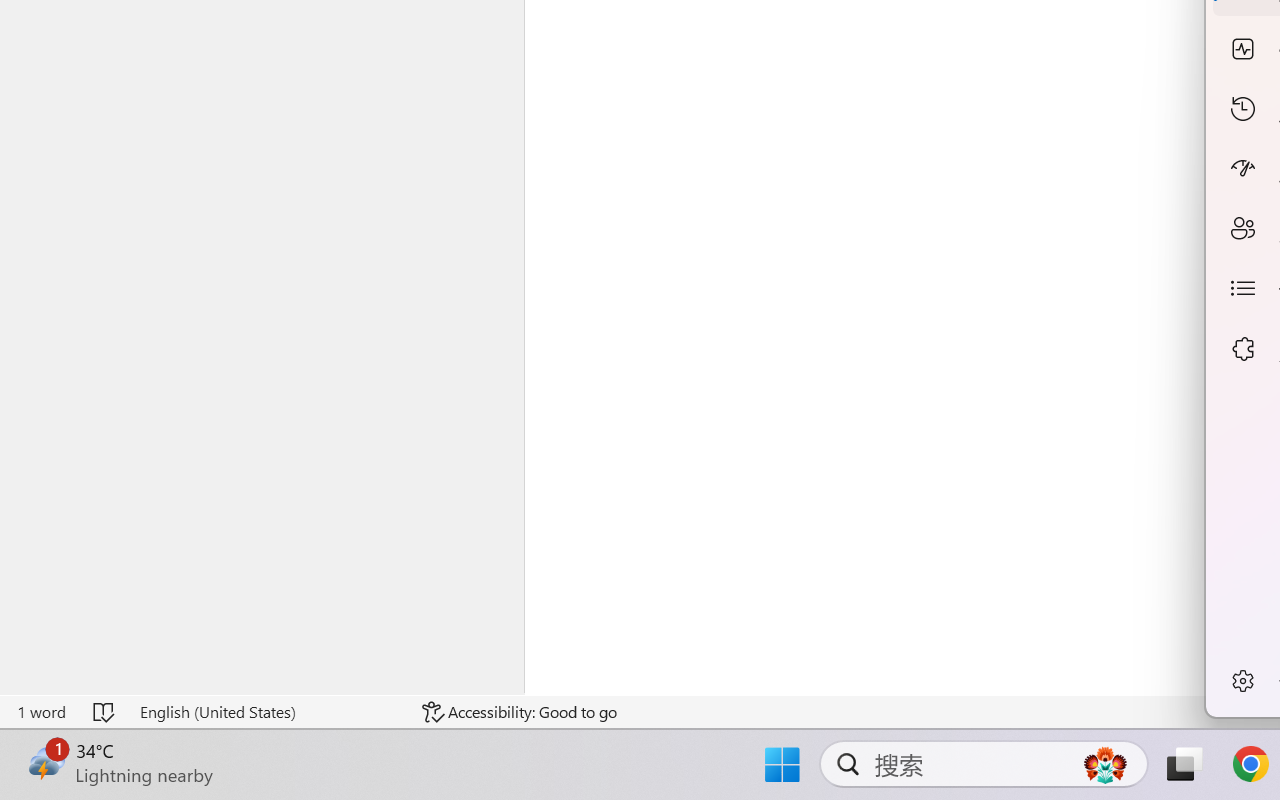  Describe the element at coordinates (41, 711) in the screenshot. I see `'Word Count 1 word'` at that location.